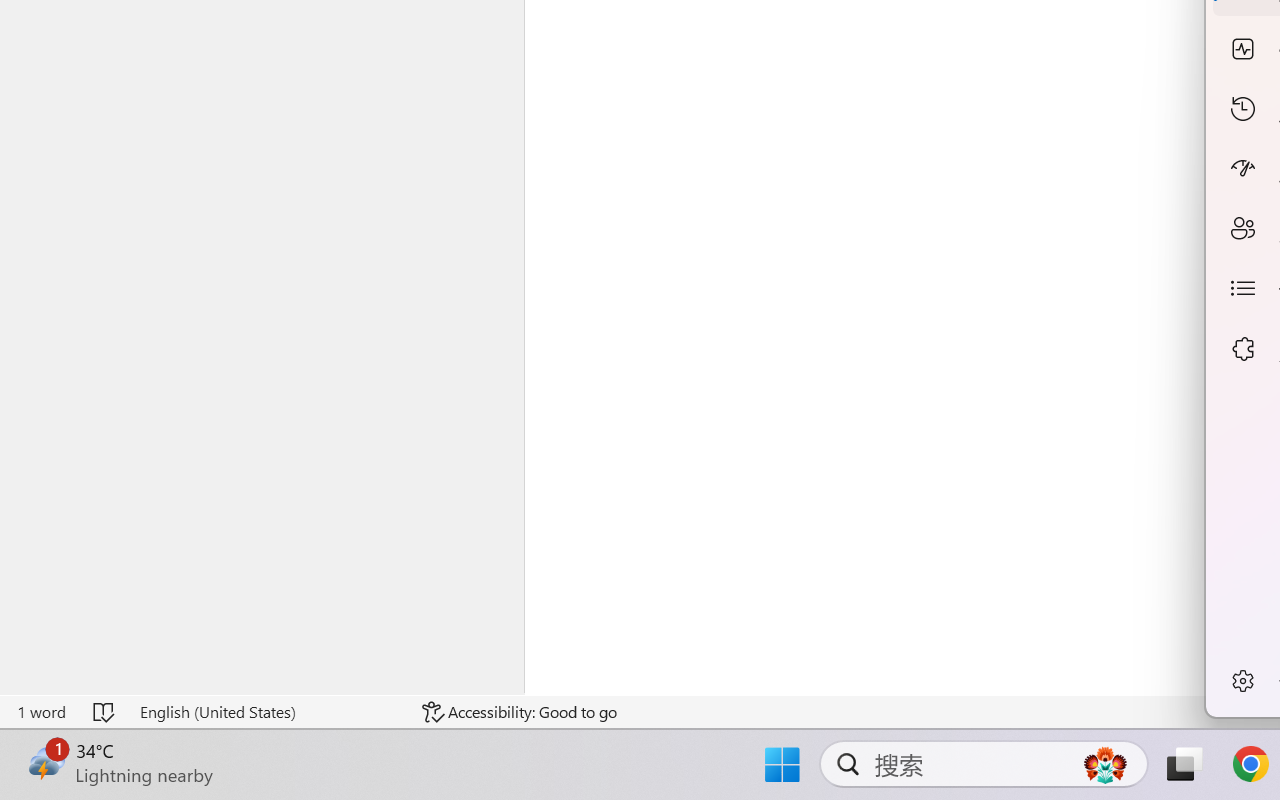  Describe the element at coordinates (41, 711) in the screenshot. I see `'Word Count 1 word'` at that location.